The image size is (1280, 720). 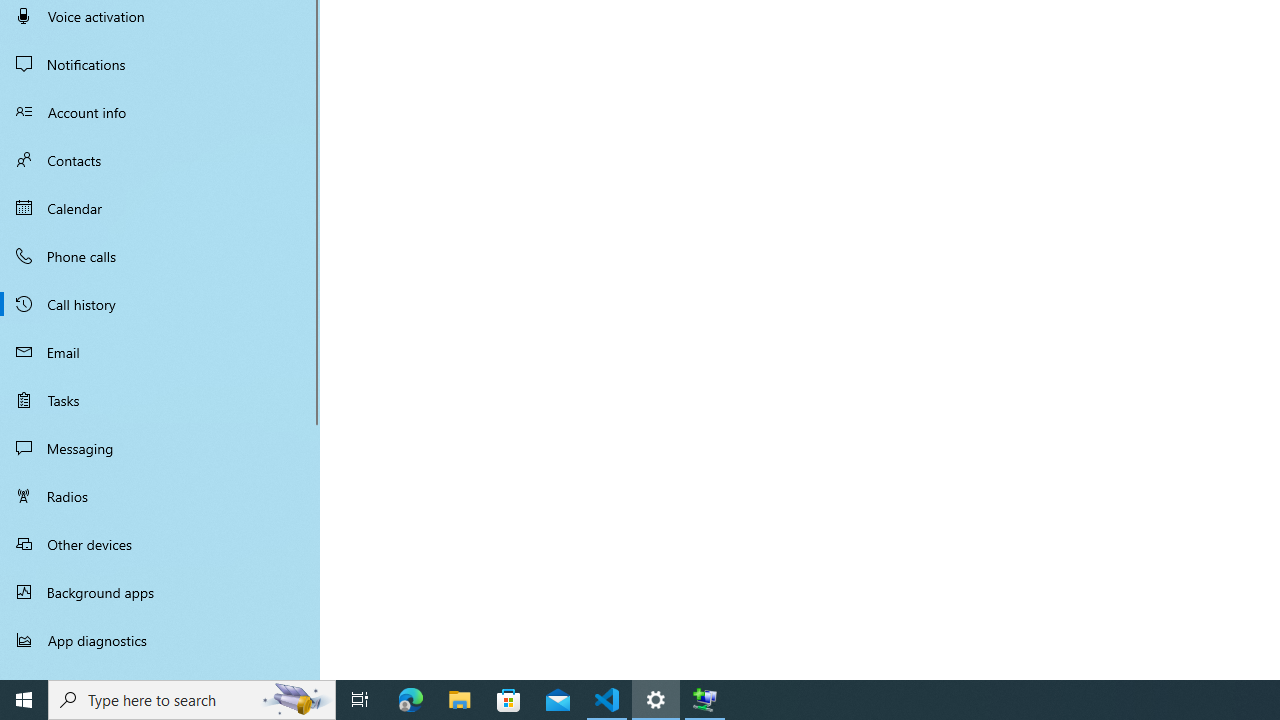 I want to click on 'Other devices', so click(x=160, y=543).